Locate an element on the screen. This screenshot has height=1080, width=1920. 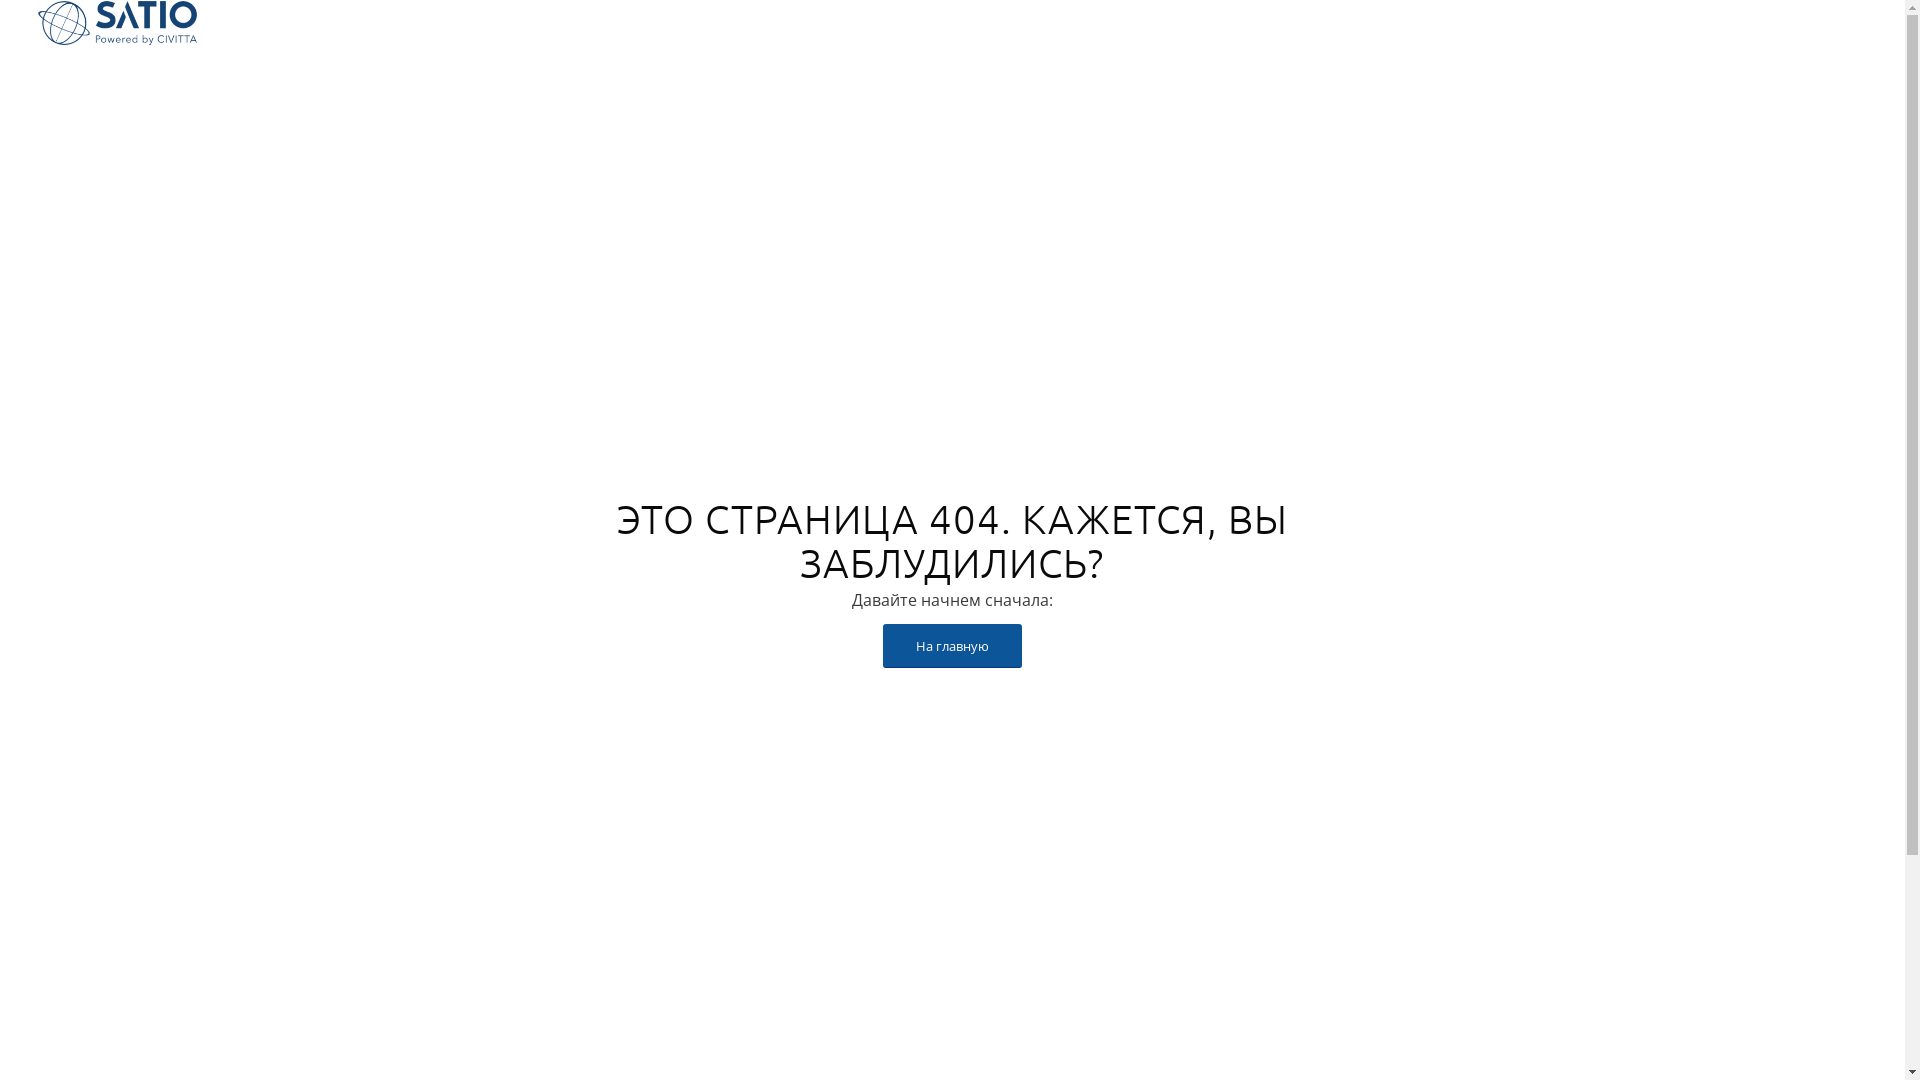
'EN' is located at coordinates (1851, 23).